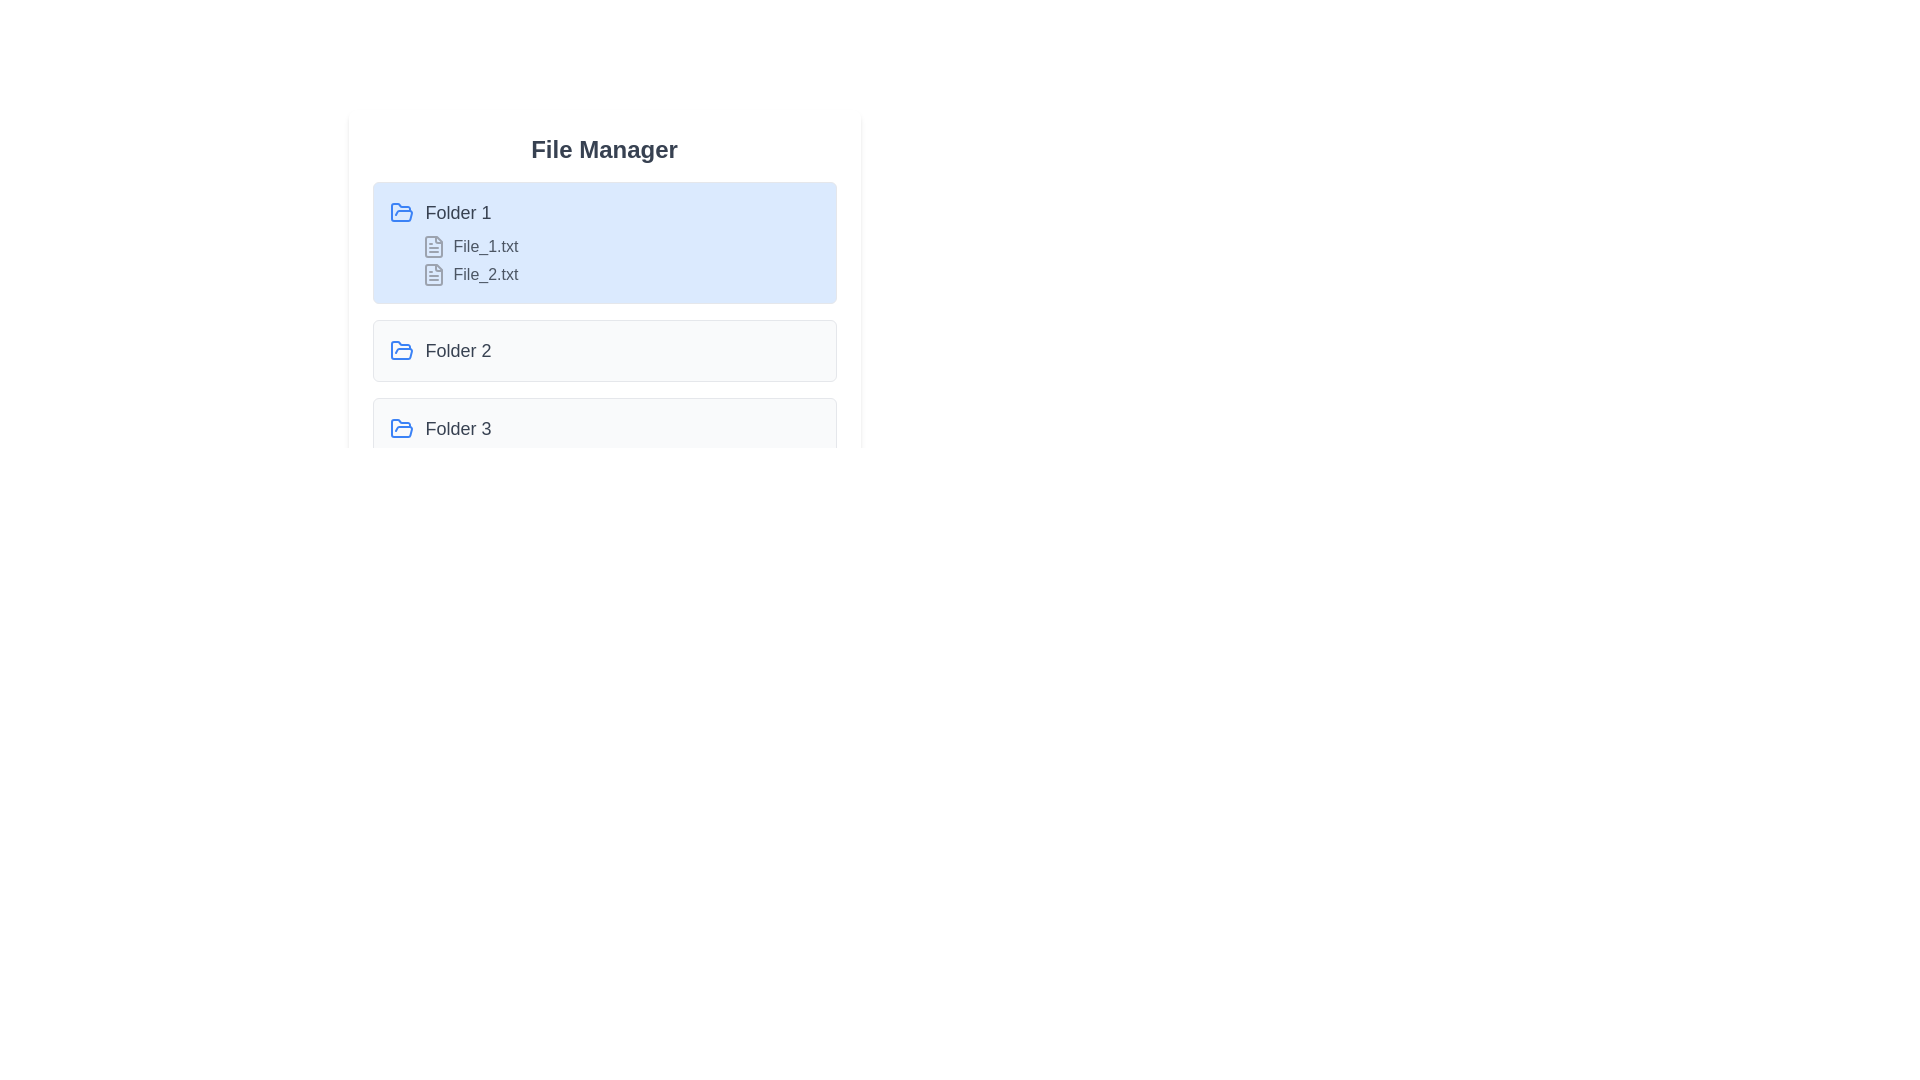 This screenshot has width=1920, height=1080. I want to click on the text label representing the name of the folder, located as the third entry under the 'File Manager' title, so click(457, 427).